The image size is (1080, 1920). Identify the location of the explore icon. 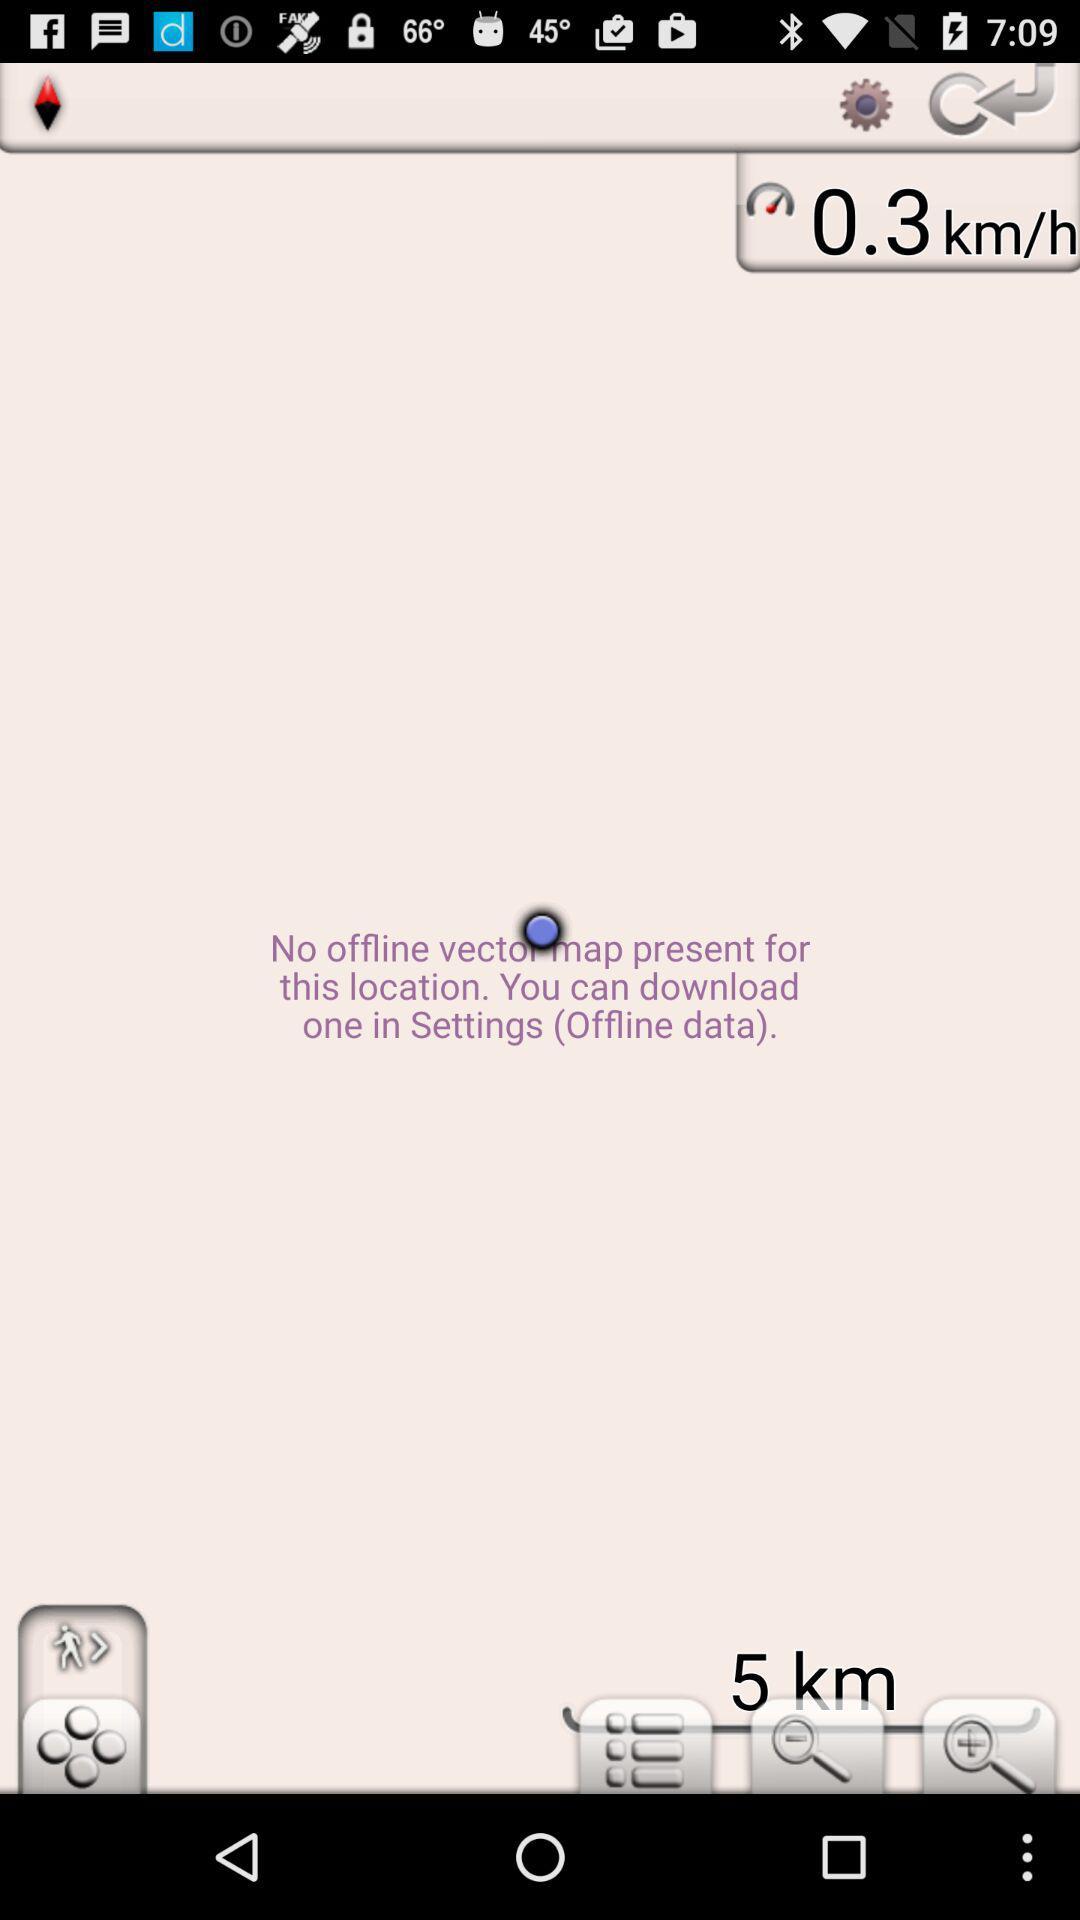
(45, 109).